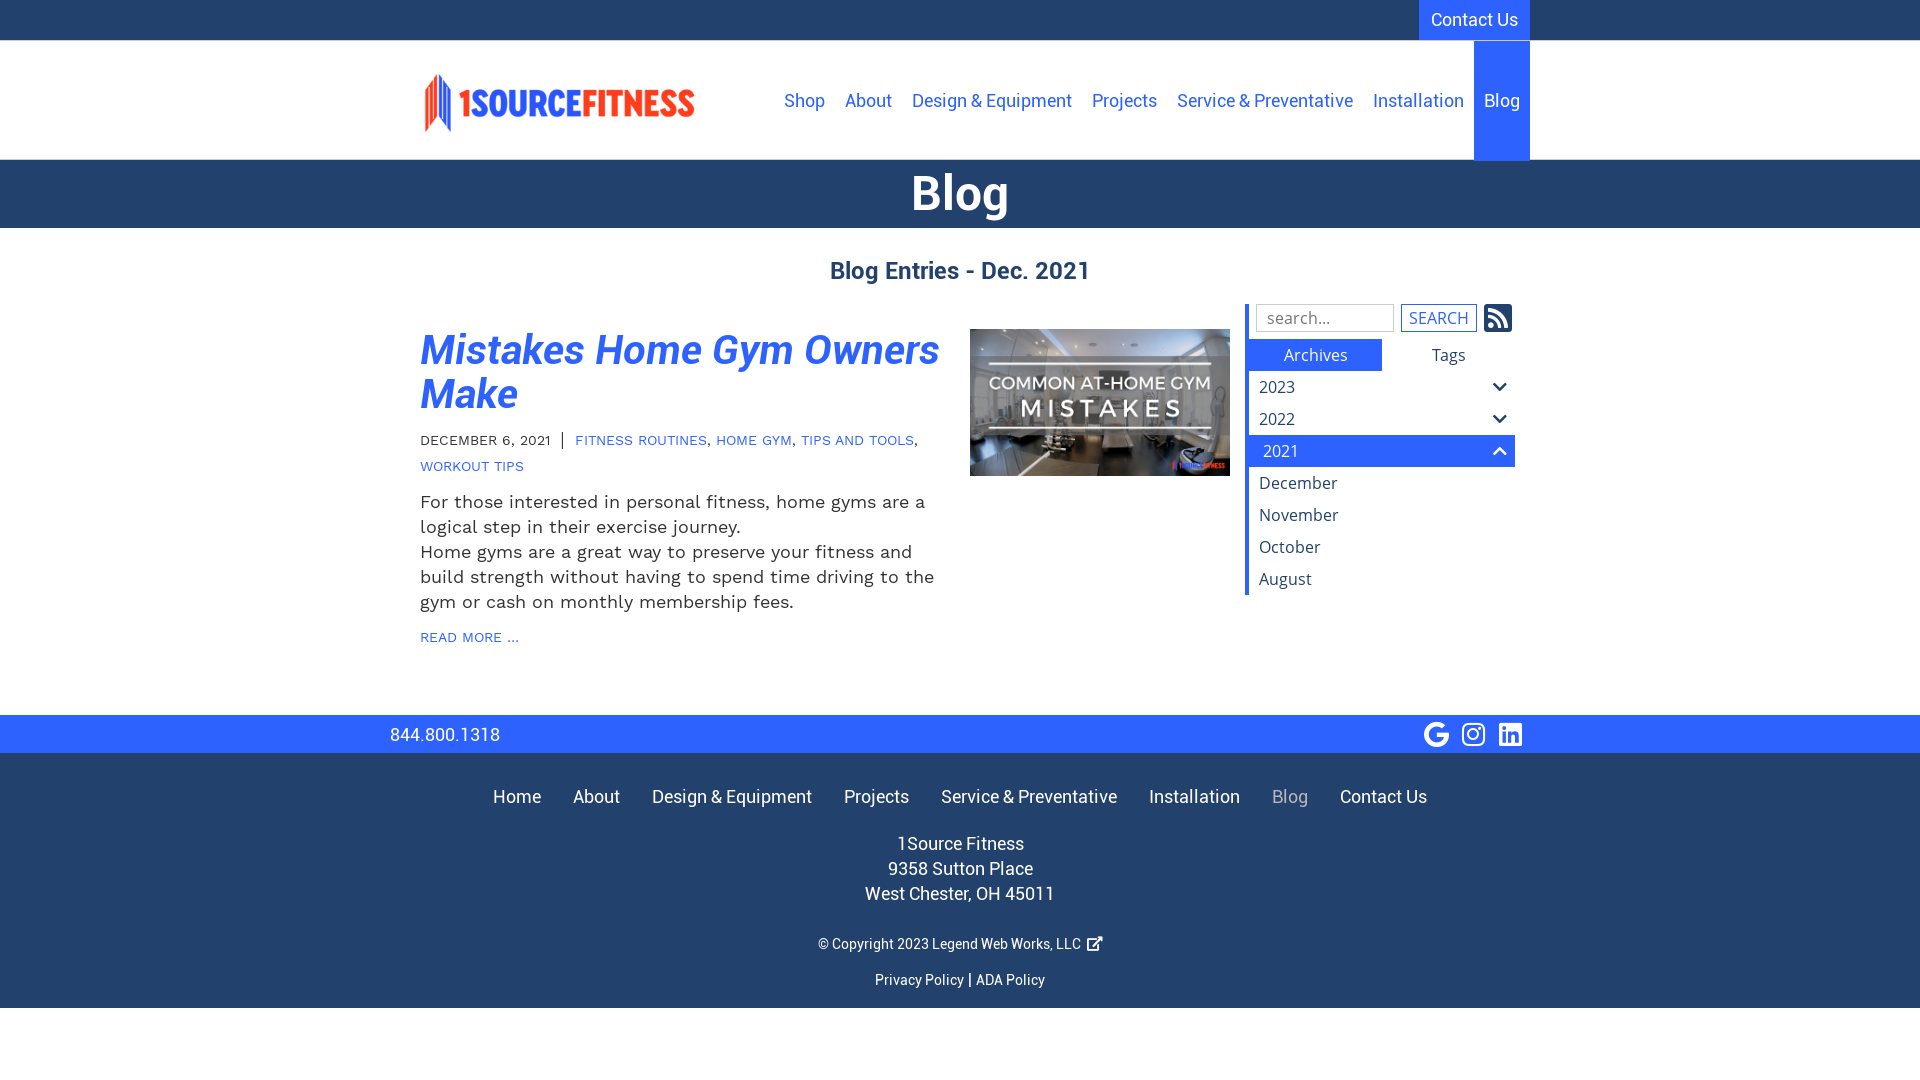 The height and width of the screenshot is (1080, 1920). What do you see at coordinates (857, 438) in the screenshot?
I see `'TIPS AND TOOLS'` at bounding box center [857, 438].